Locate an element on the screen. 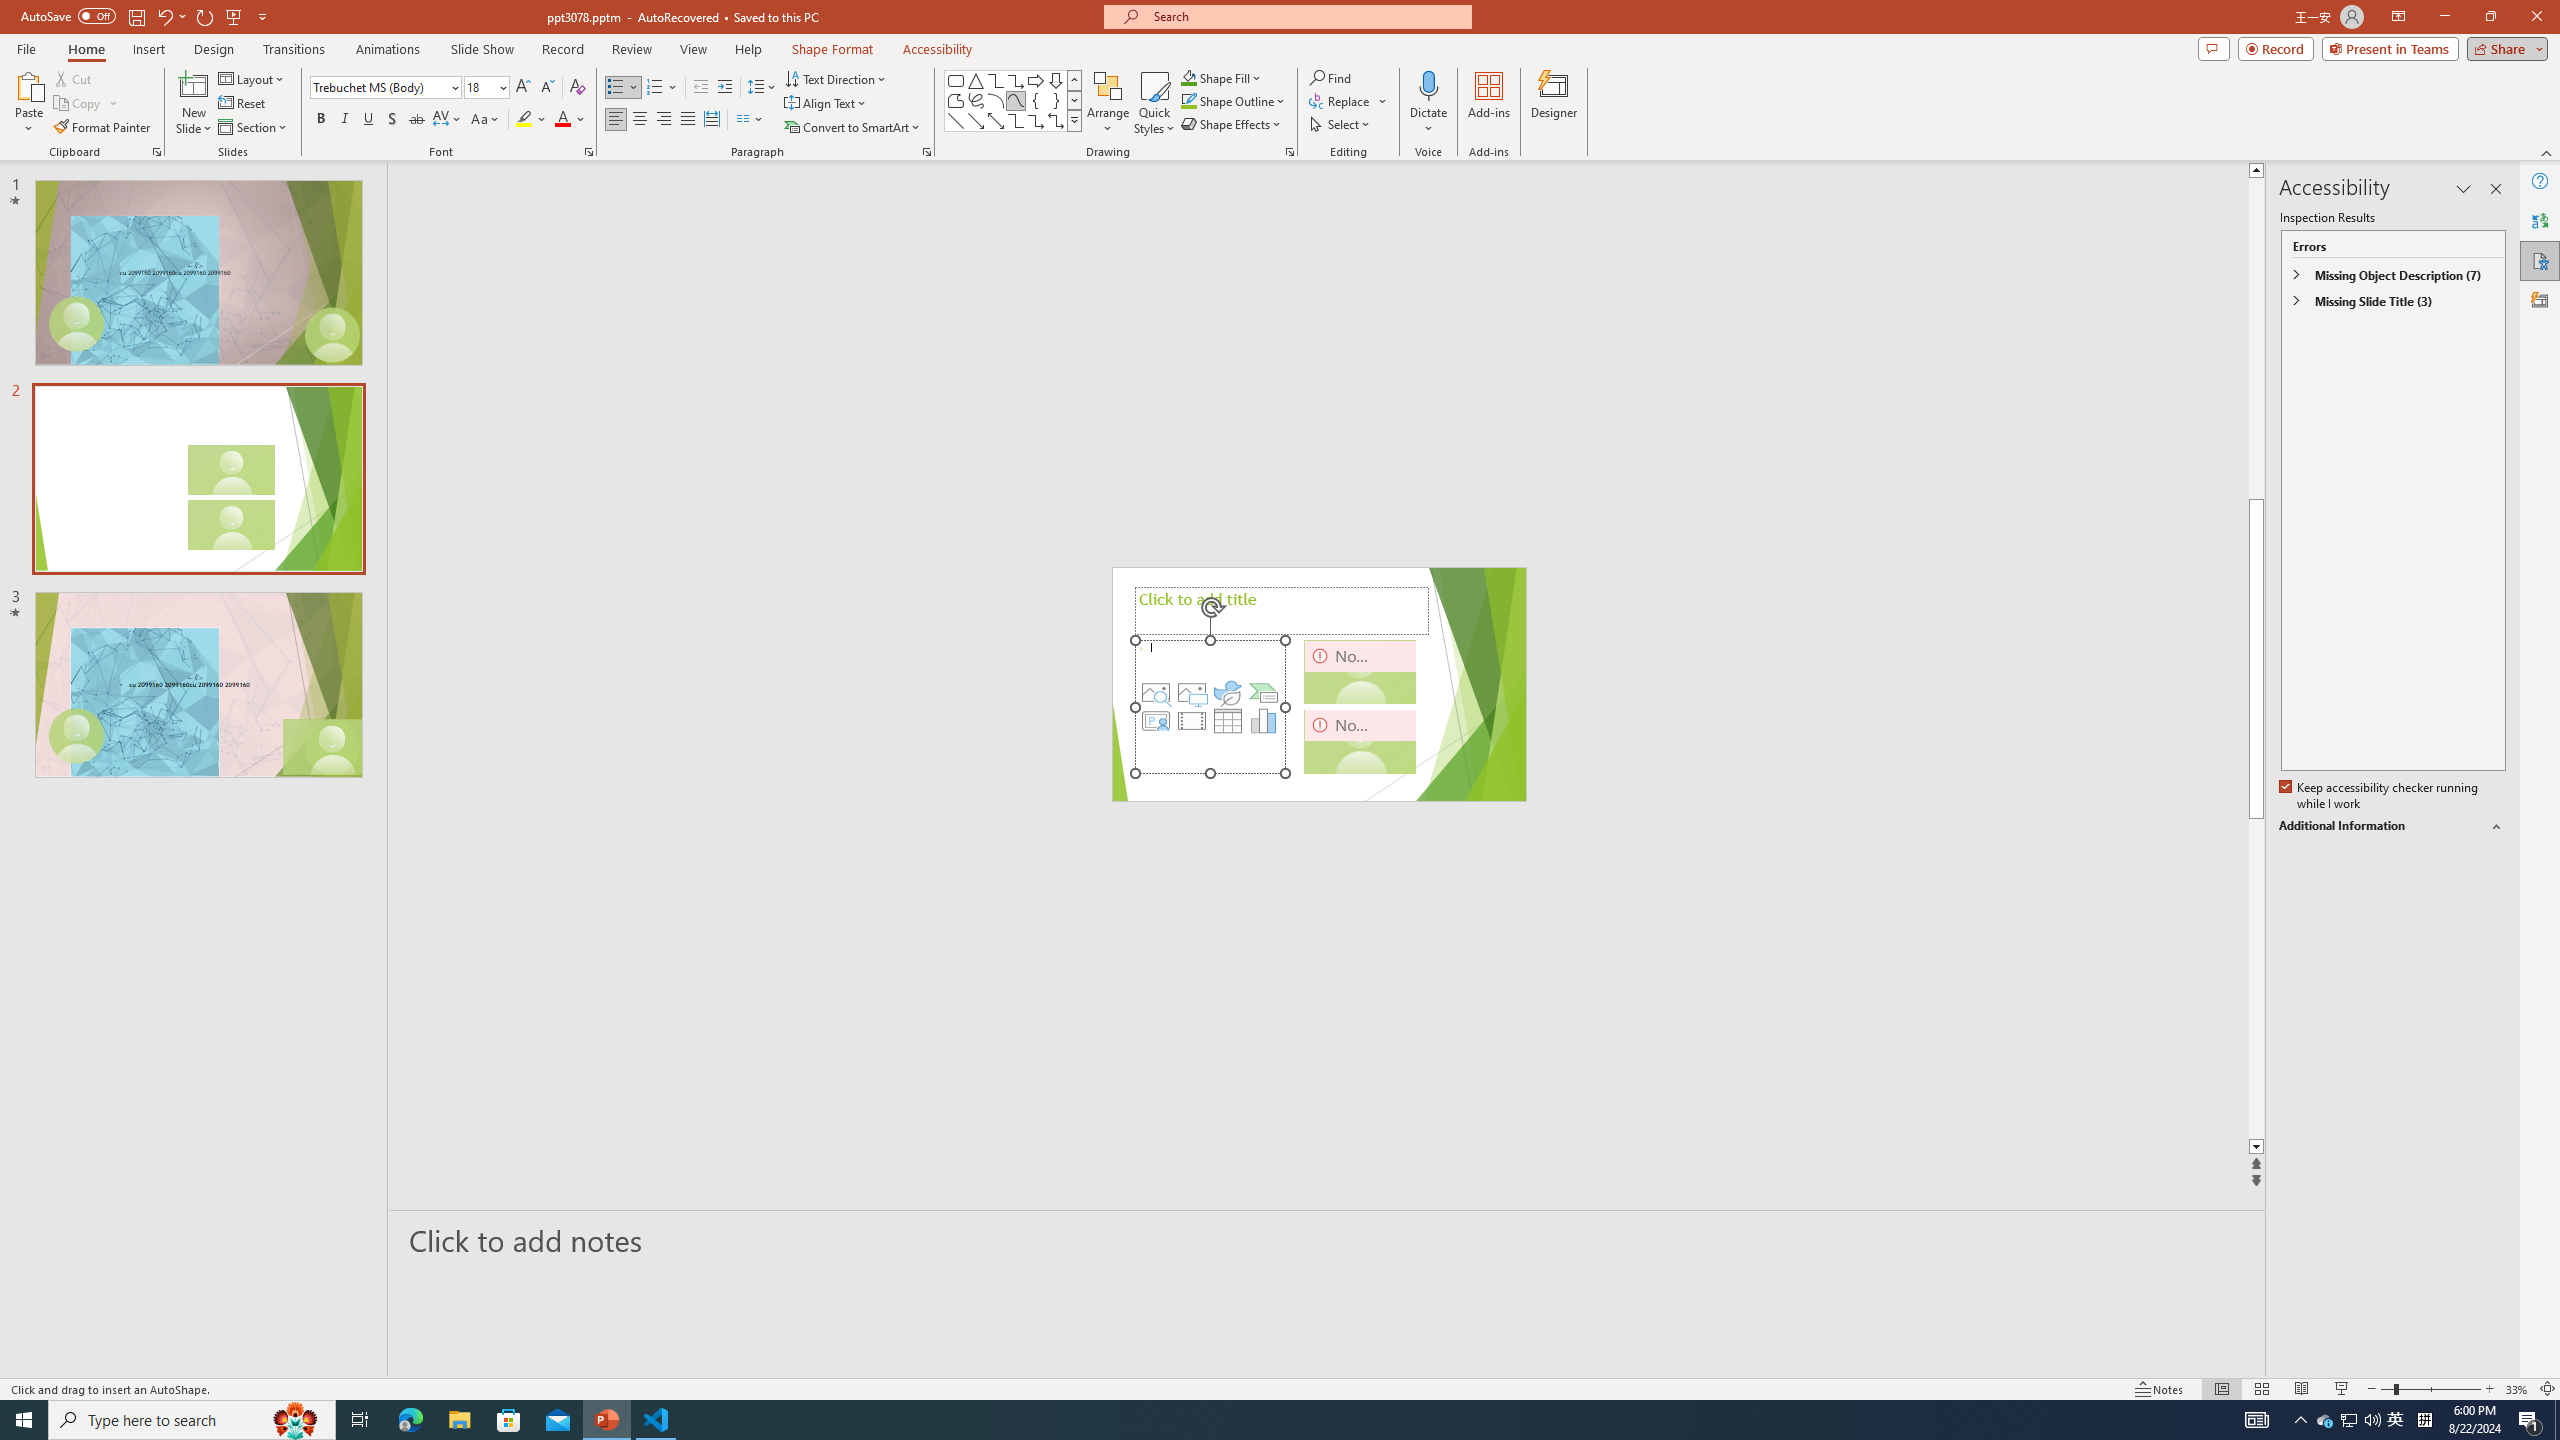  'Shape Outline Green, Accent 1' is located at coordinates (1189, 99).